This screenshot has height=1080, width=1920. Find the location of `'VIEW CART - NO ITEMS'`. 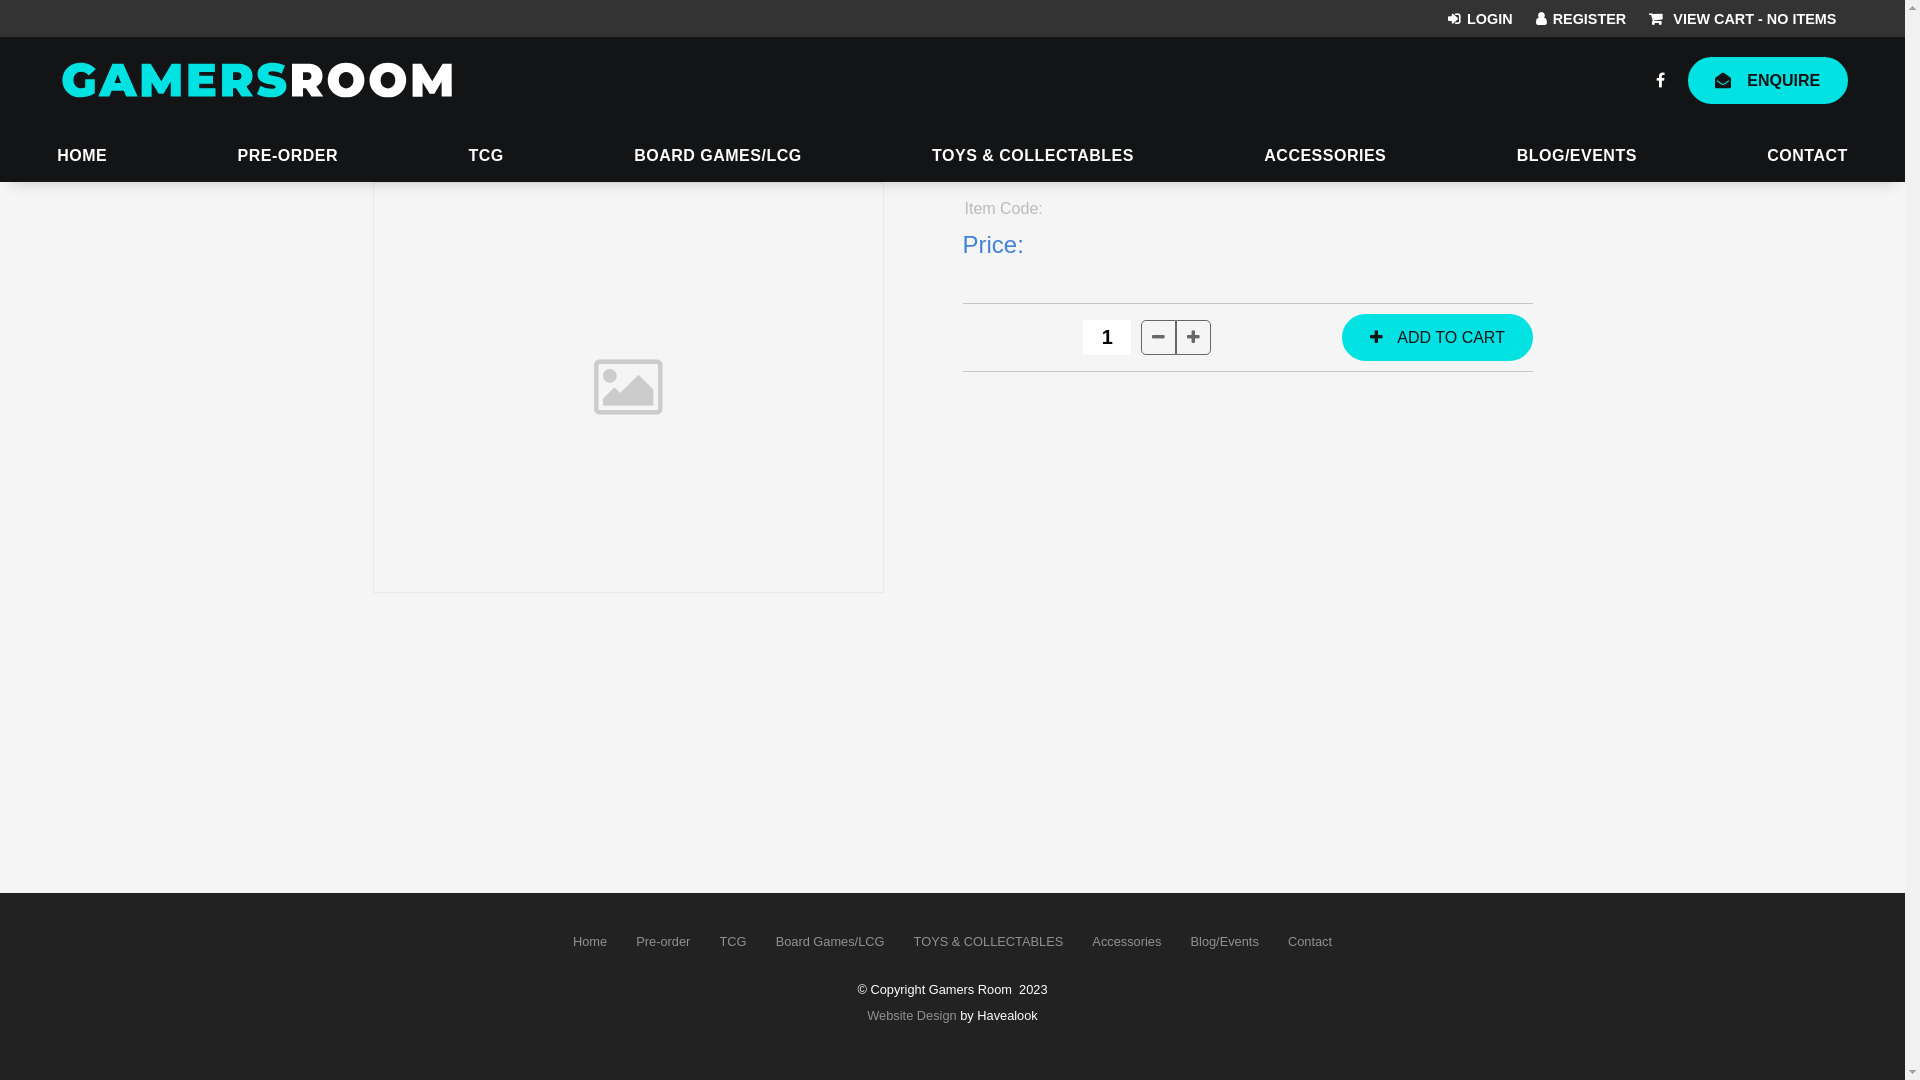

'VIEW CART - NO ITEMS' is located at coordinates (1741, 18).